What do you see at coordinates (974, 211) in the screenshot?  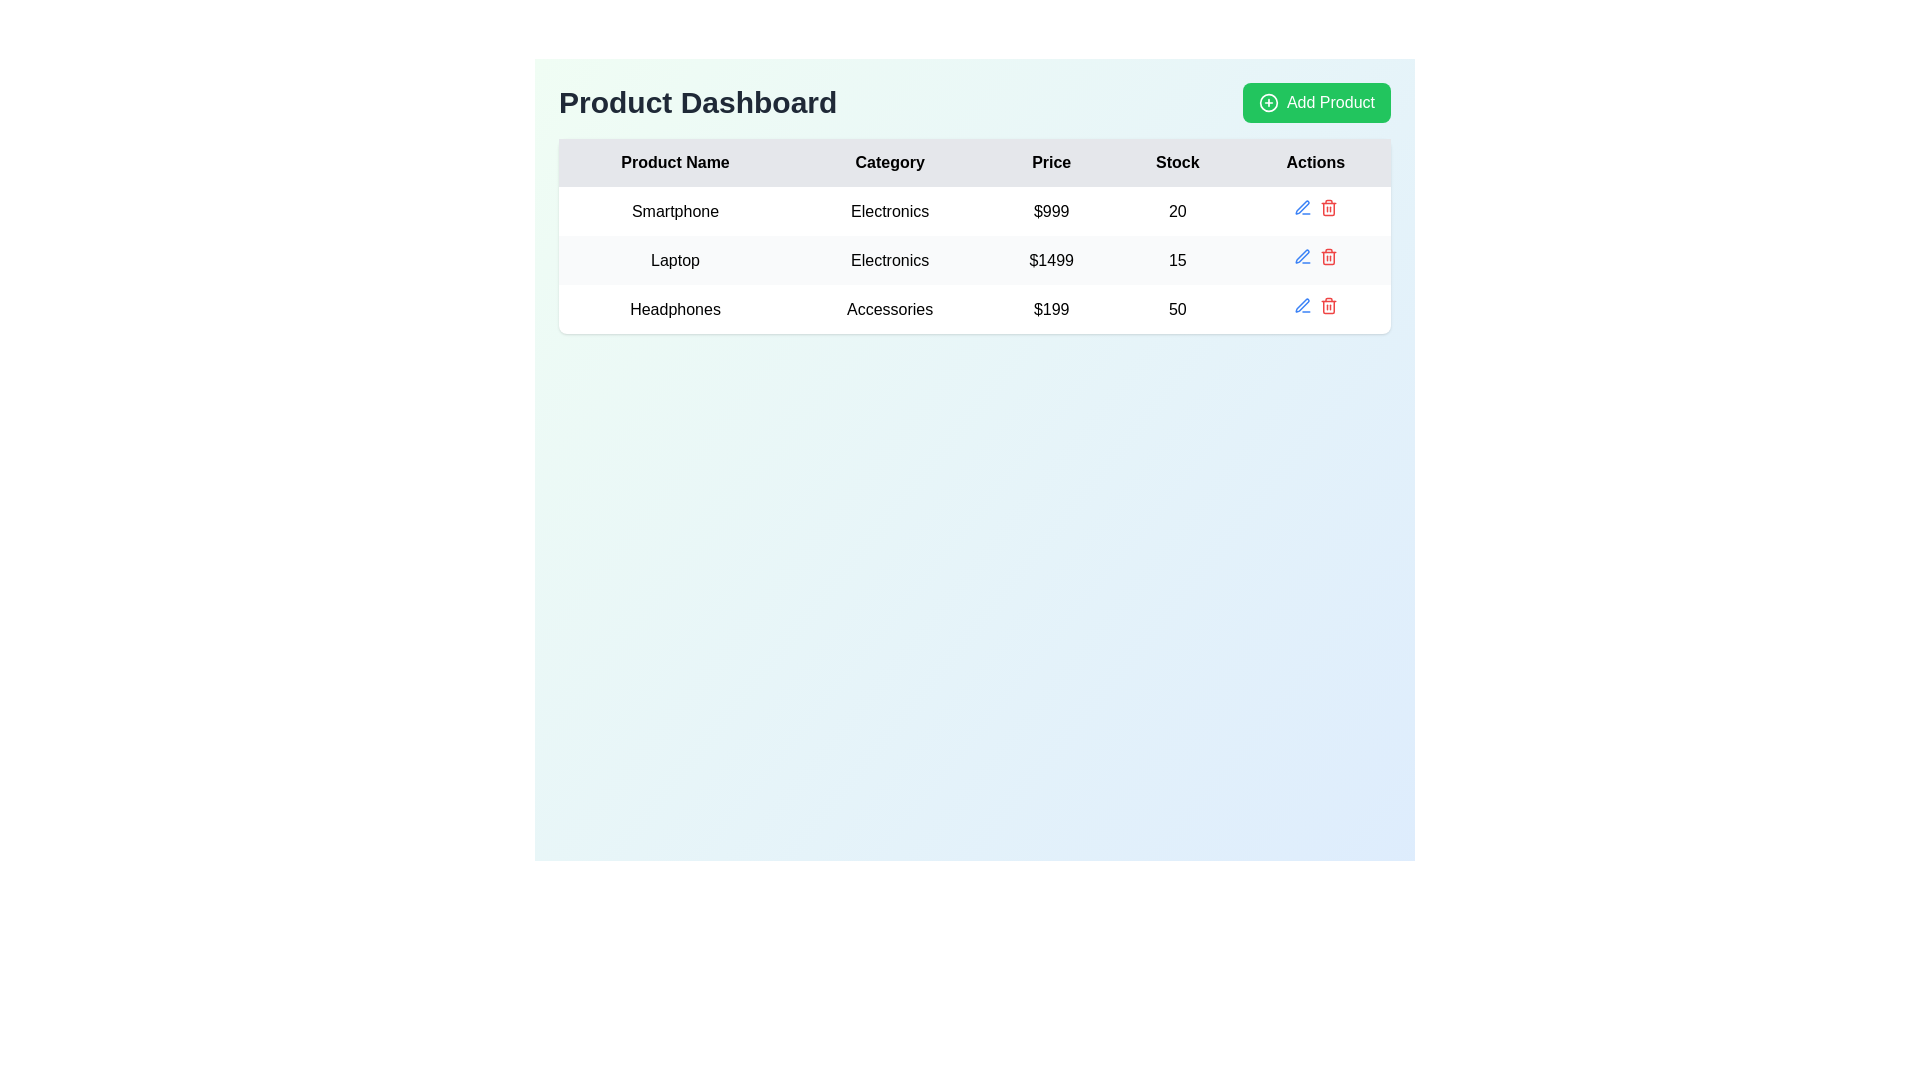 I see `the first row of the product entry table in the 'Product Dashboard' section` at bounding box center [974, 211].